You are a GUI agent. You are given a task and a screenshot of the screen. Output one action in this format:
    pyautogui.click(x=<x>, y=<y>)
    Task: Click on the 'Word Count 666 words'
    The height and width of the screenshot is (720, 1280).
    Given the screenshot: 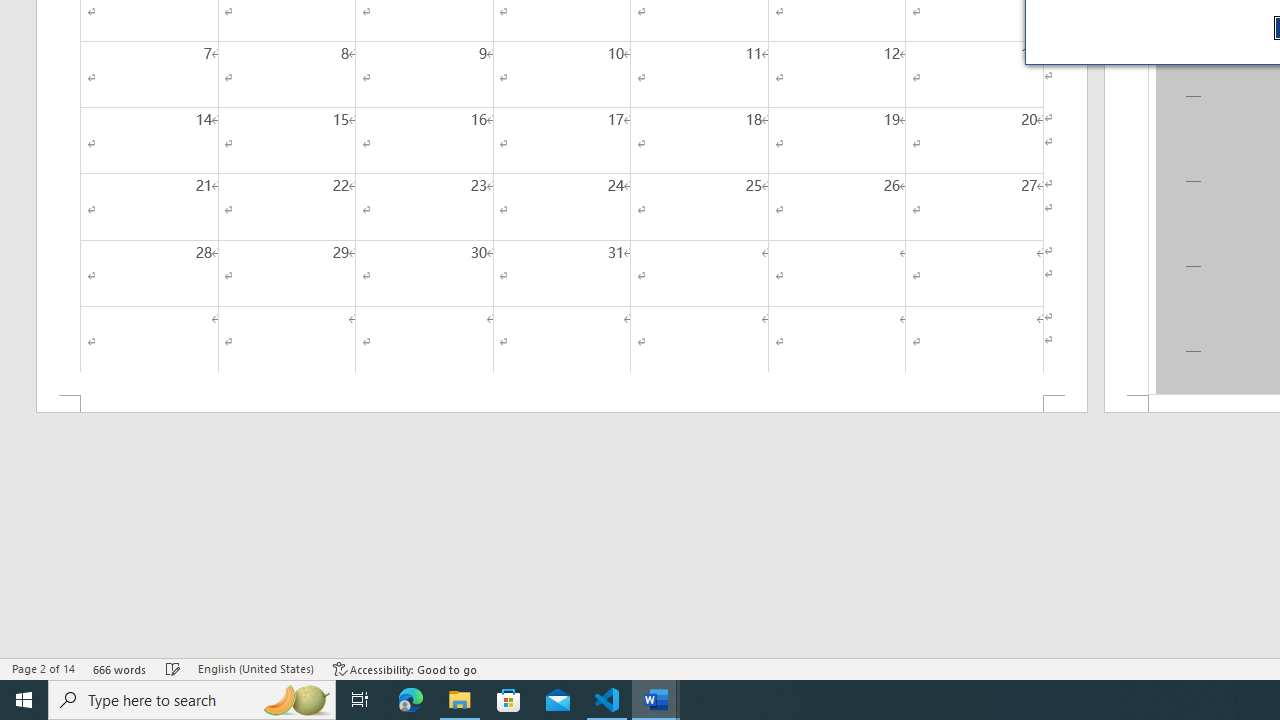 What is the action you would take?
    pyautogui.click(x=119, y=669)
    